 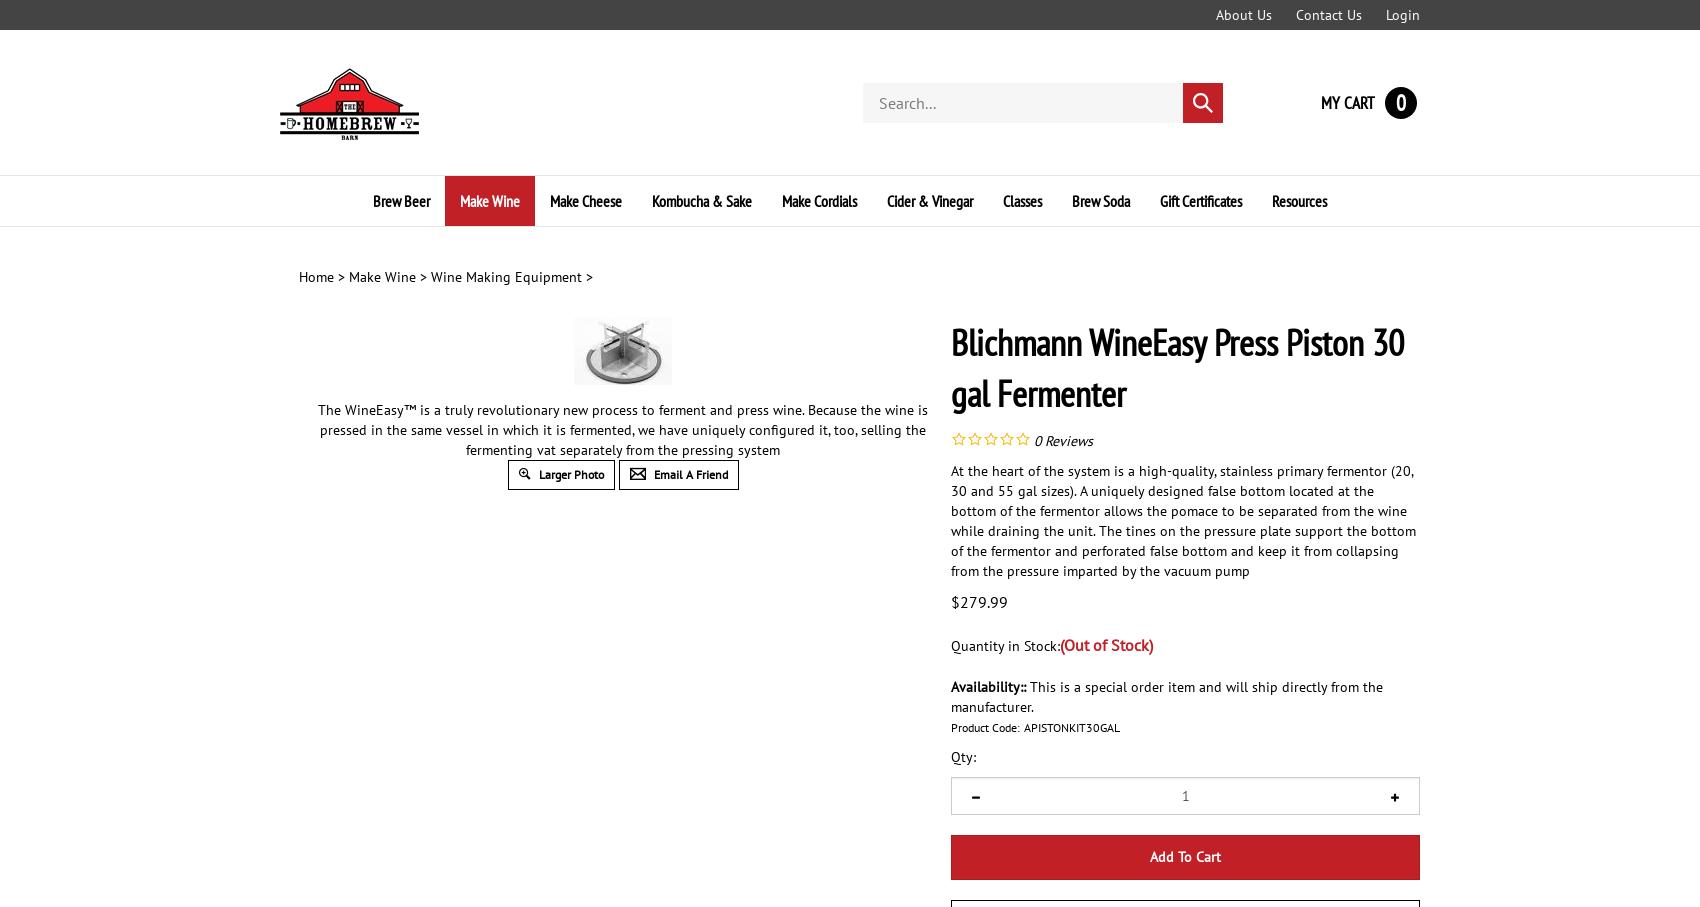 What do you see at coordinates (781, 199) in the screenshot?
I see `'Make Cordials'` at bounding box center [781, 199].